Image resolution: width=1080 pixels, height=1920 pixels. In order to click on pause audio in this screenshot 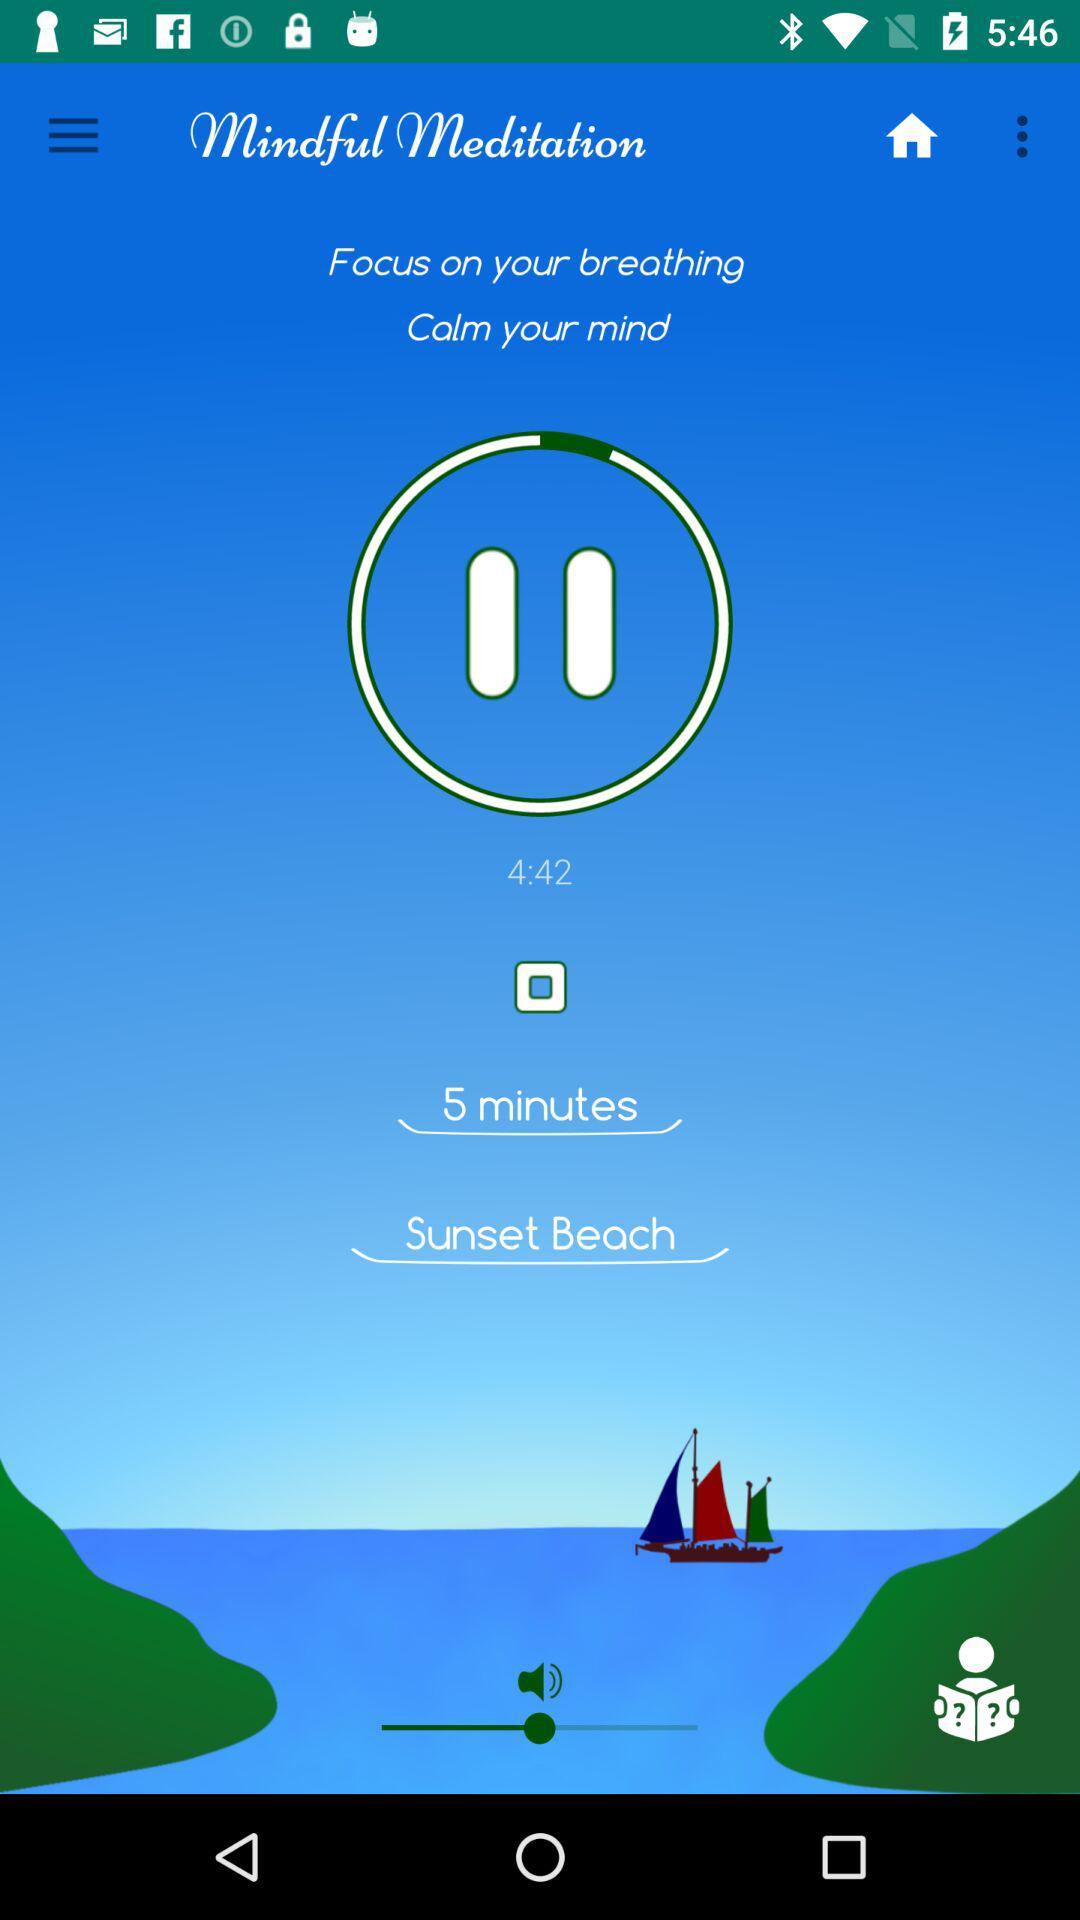, I will do `click(540, 623)`.